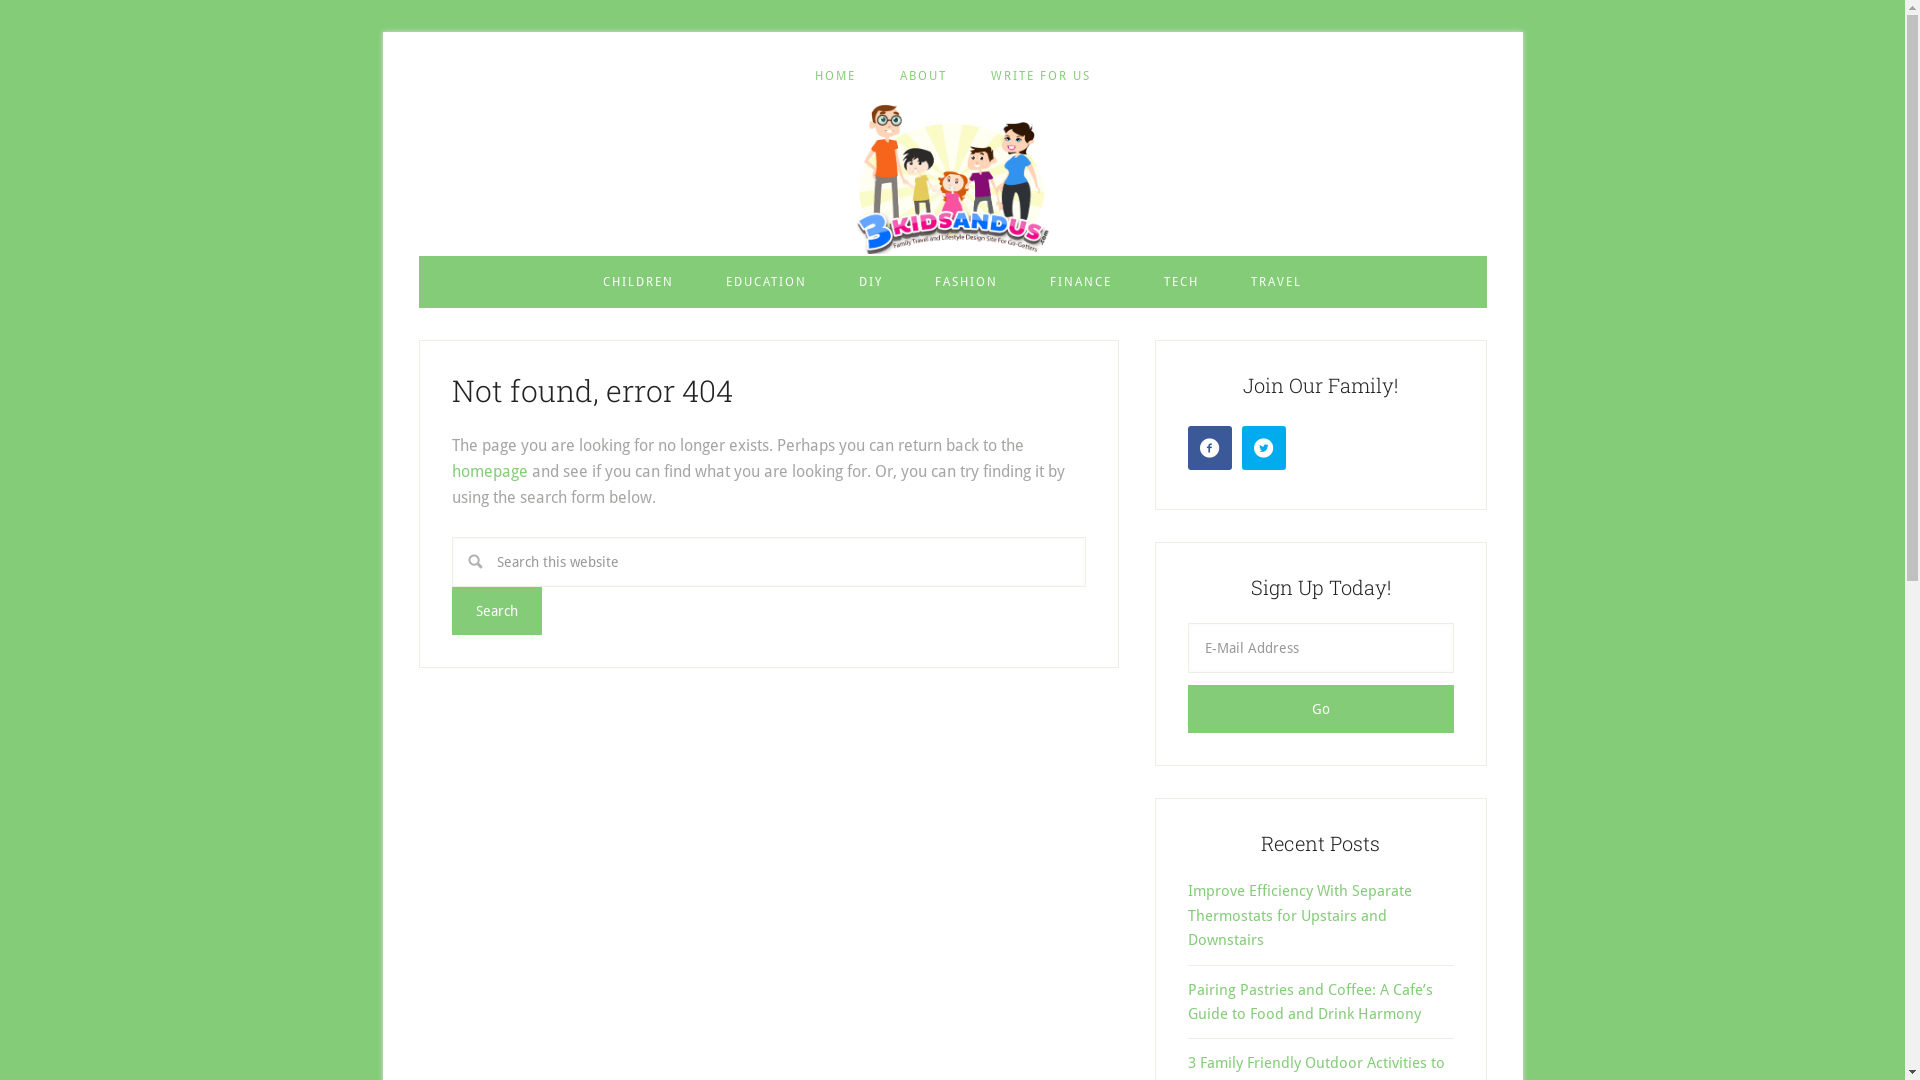 This screenshot has width=1920, height=1080. I want to click on 'TECH', so click(1181, 281).